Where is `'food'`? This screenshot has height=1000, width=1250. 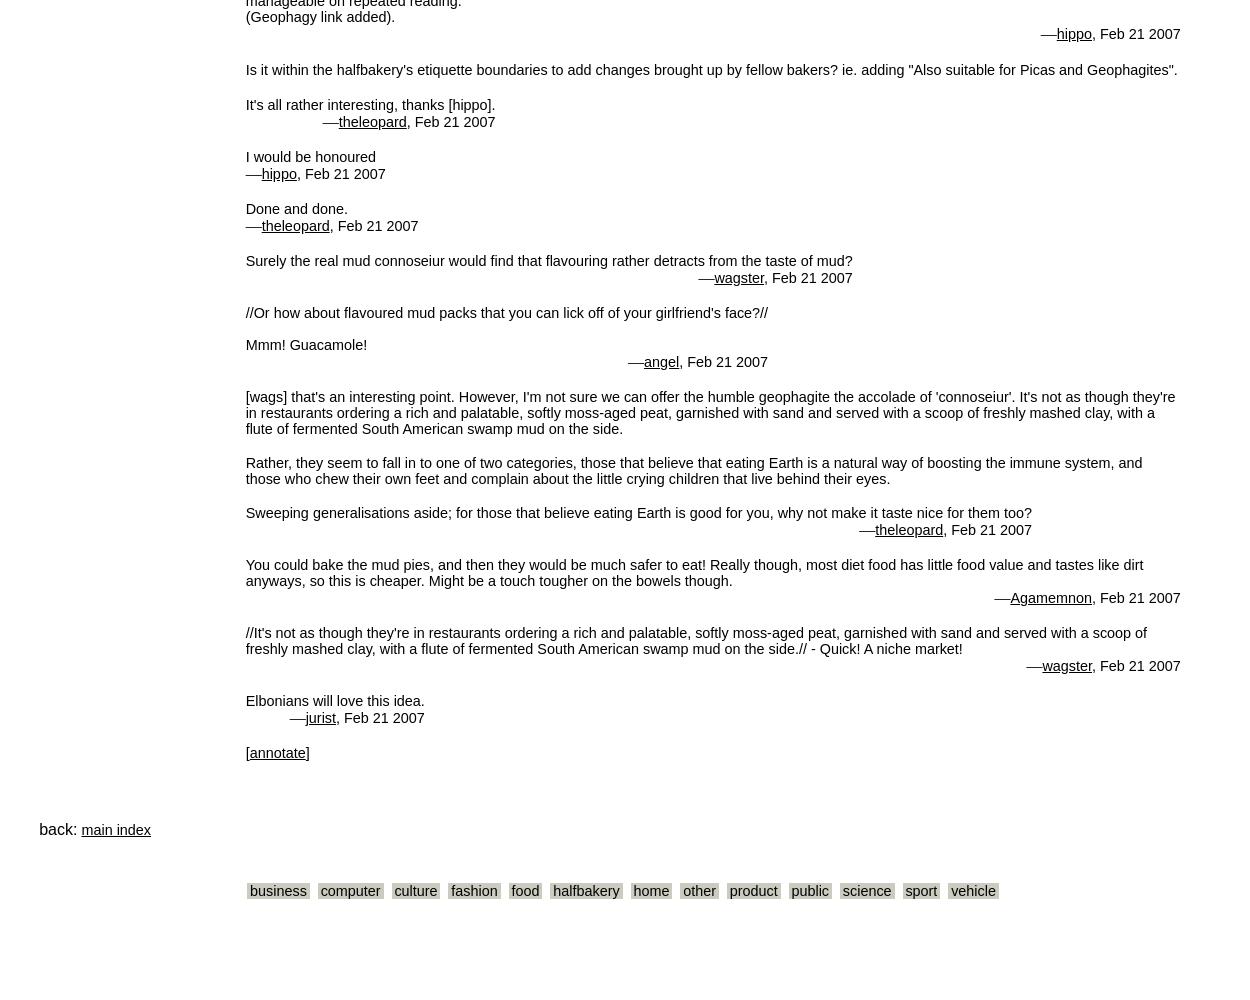
'food' is located at coordinates (525, 890).